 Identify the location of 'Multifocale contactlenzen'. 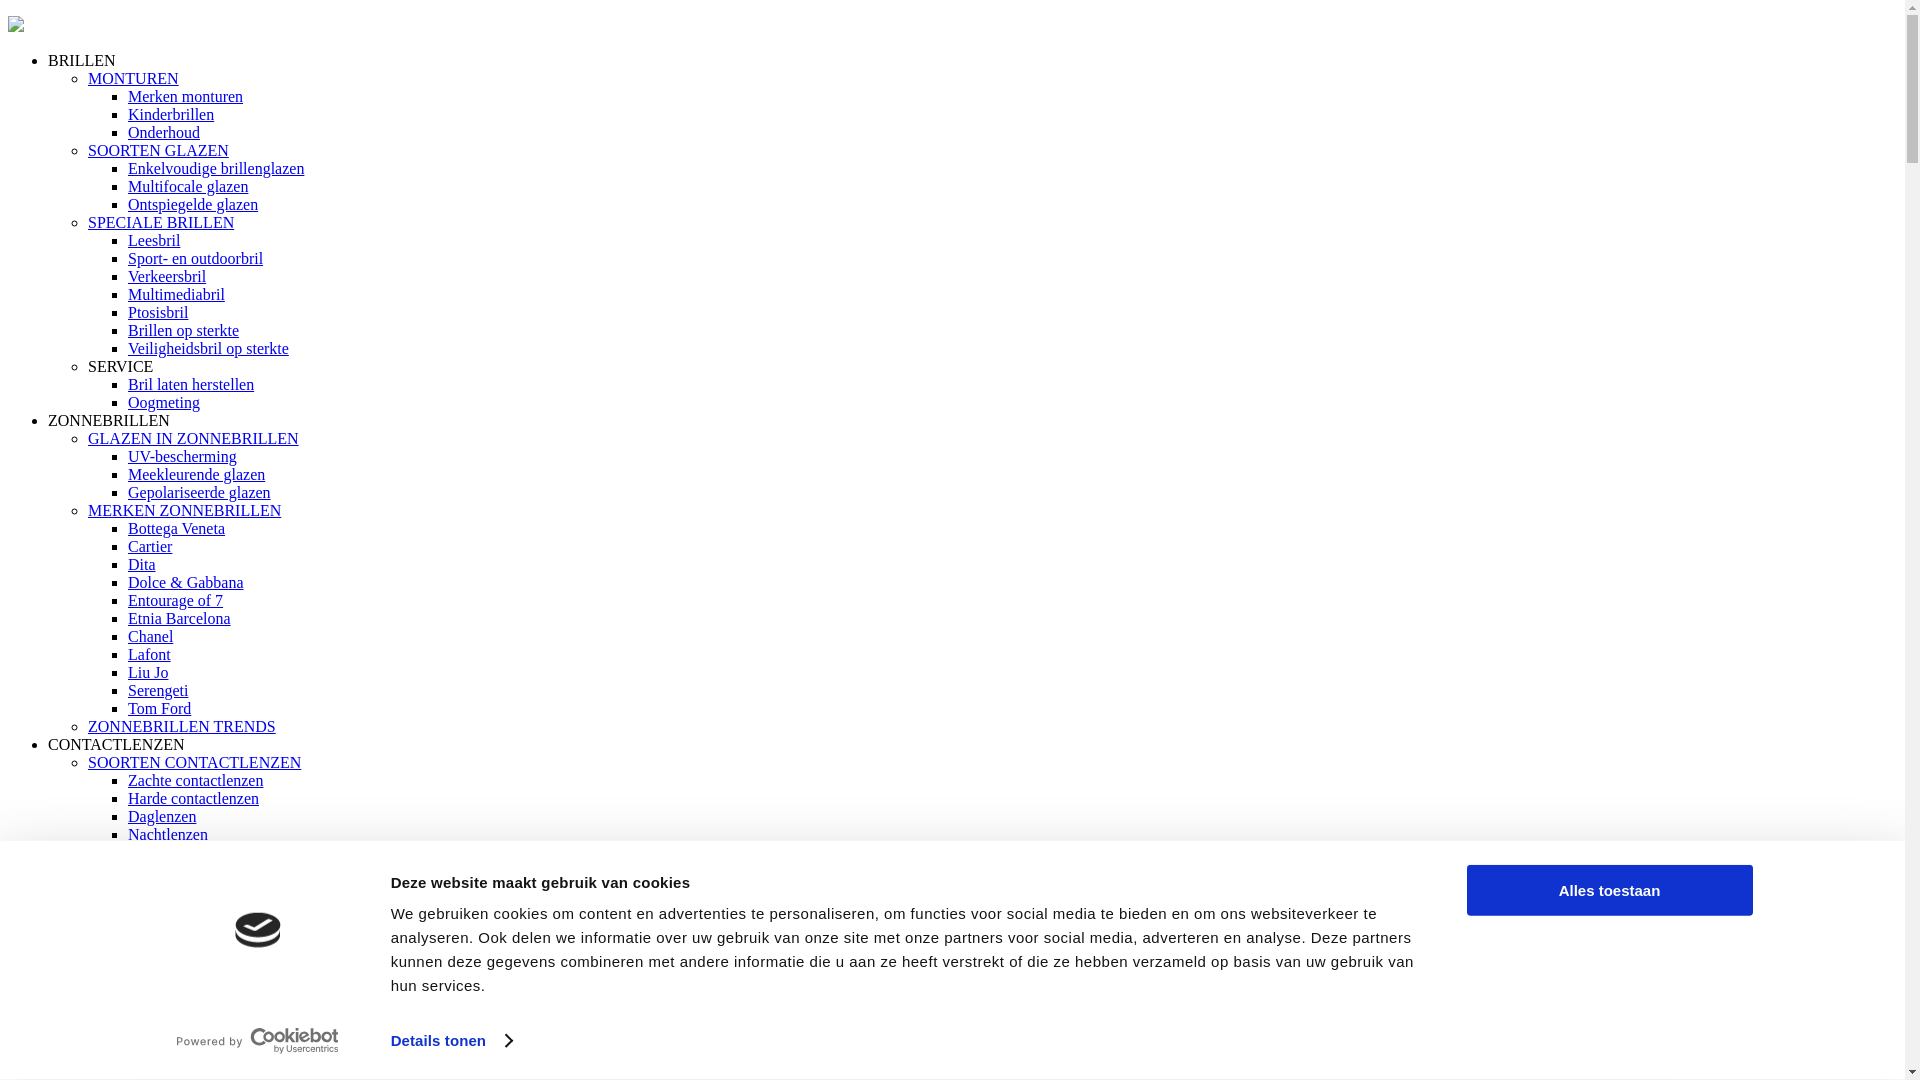
(211, 852).